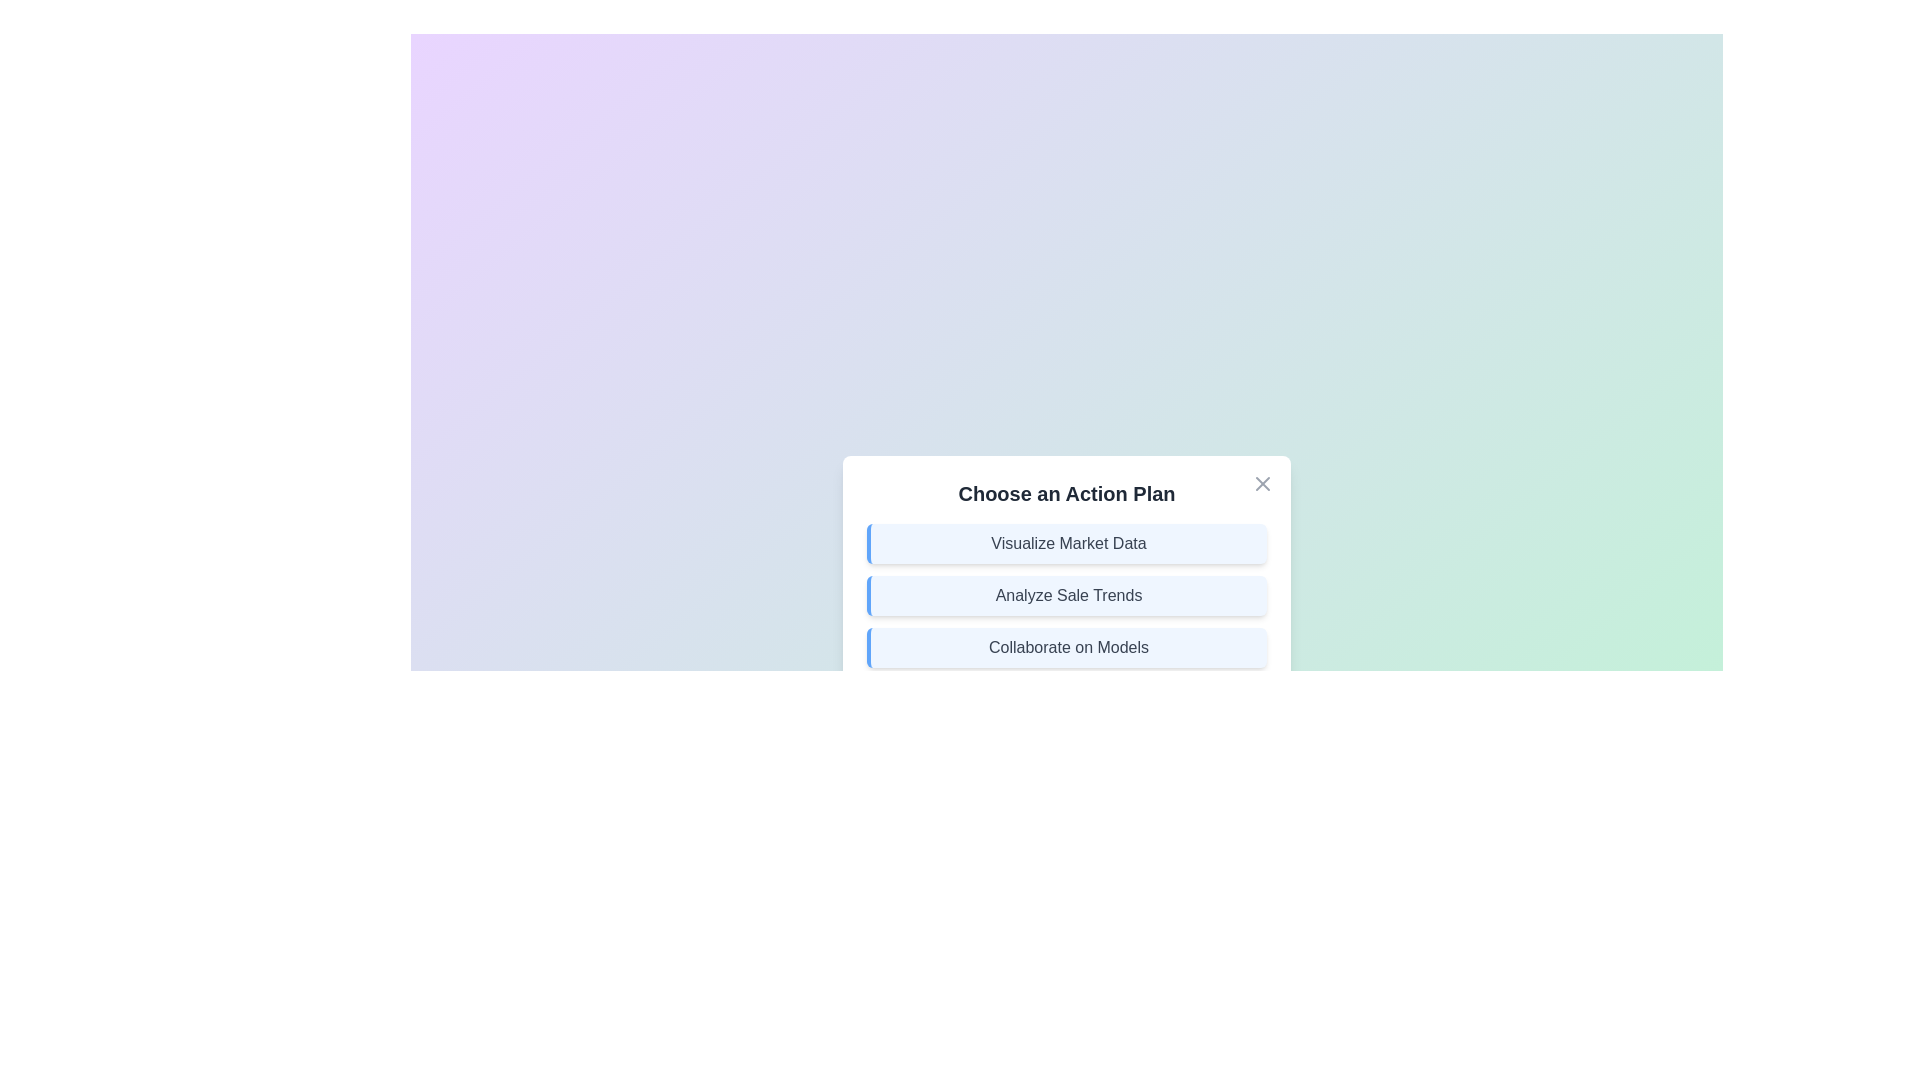 The image size is (1920, 1080). What do you see at coordinates (1065, 595) in the screenshot?
I see `the list item corresponding to Analyze Sale Trends` at bounding box center [1065, 595].